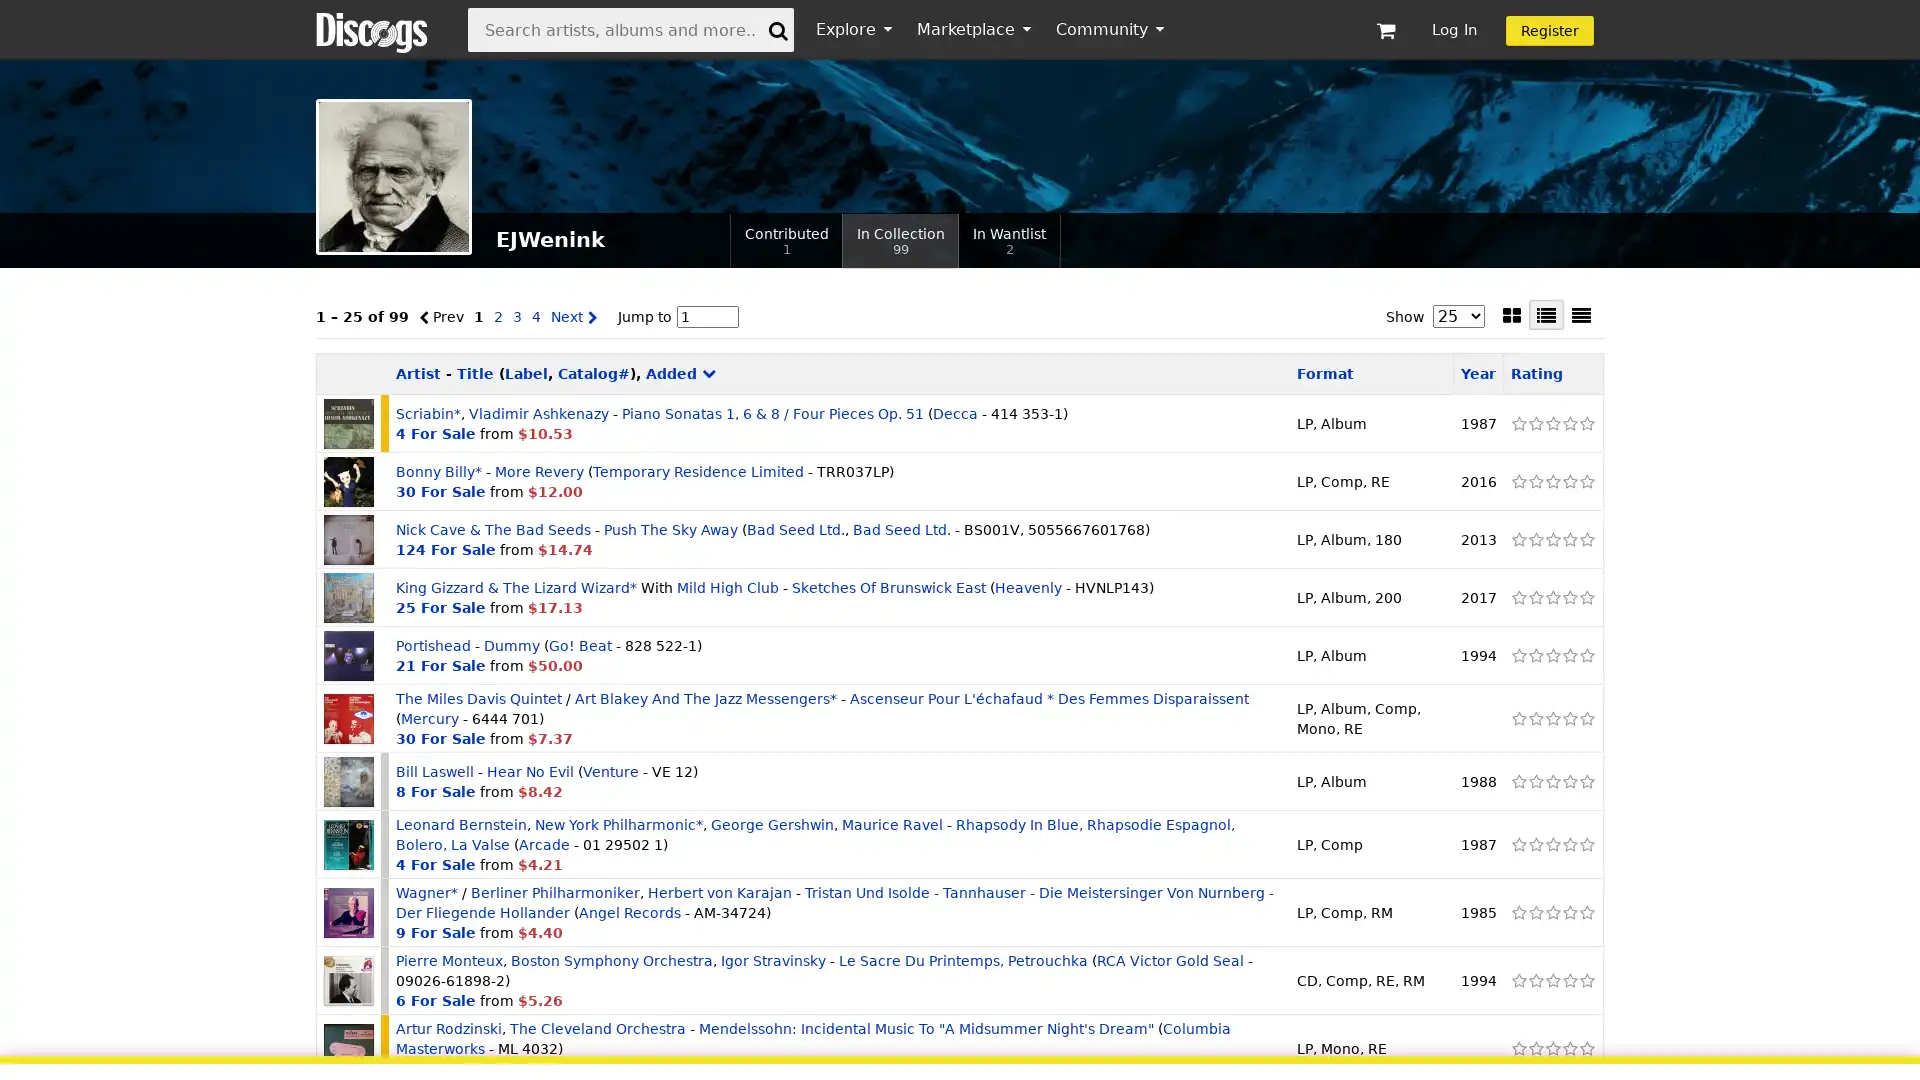 The height and width of the screenshot is (1080, 1920). What do you see at coordinates (1568, 655) in the screenshot?
I see `Rate this release 4 stars.` at bounding box center [1568, 655].